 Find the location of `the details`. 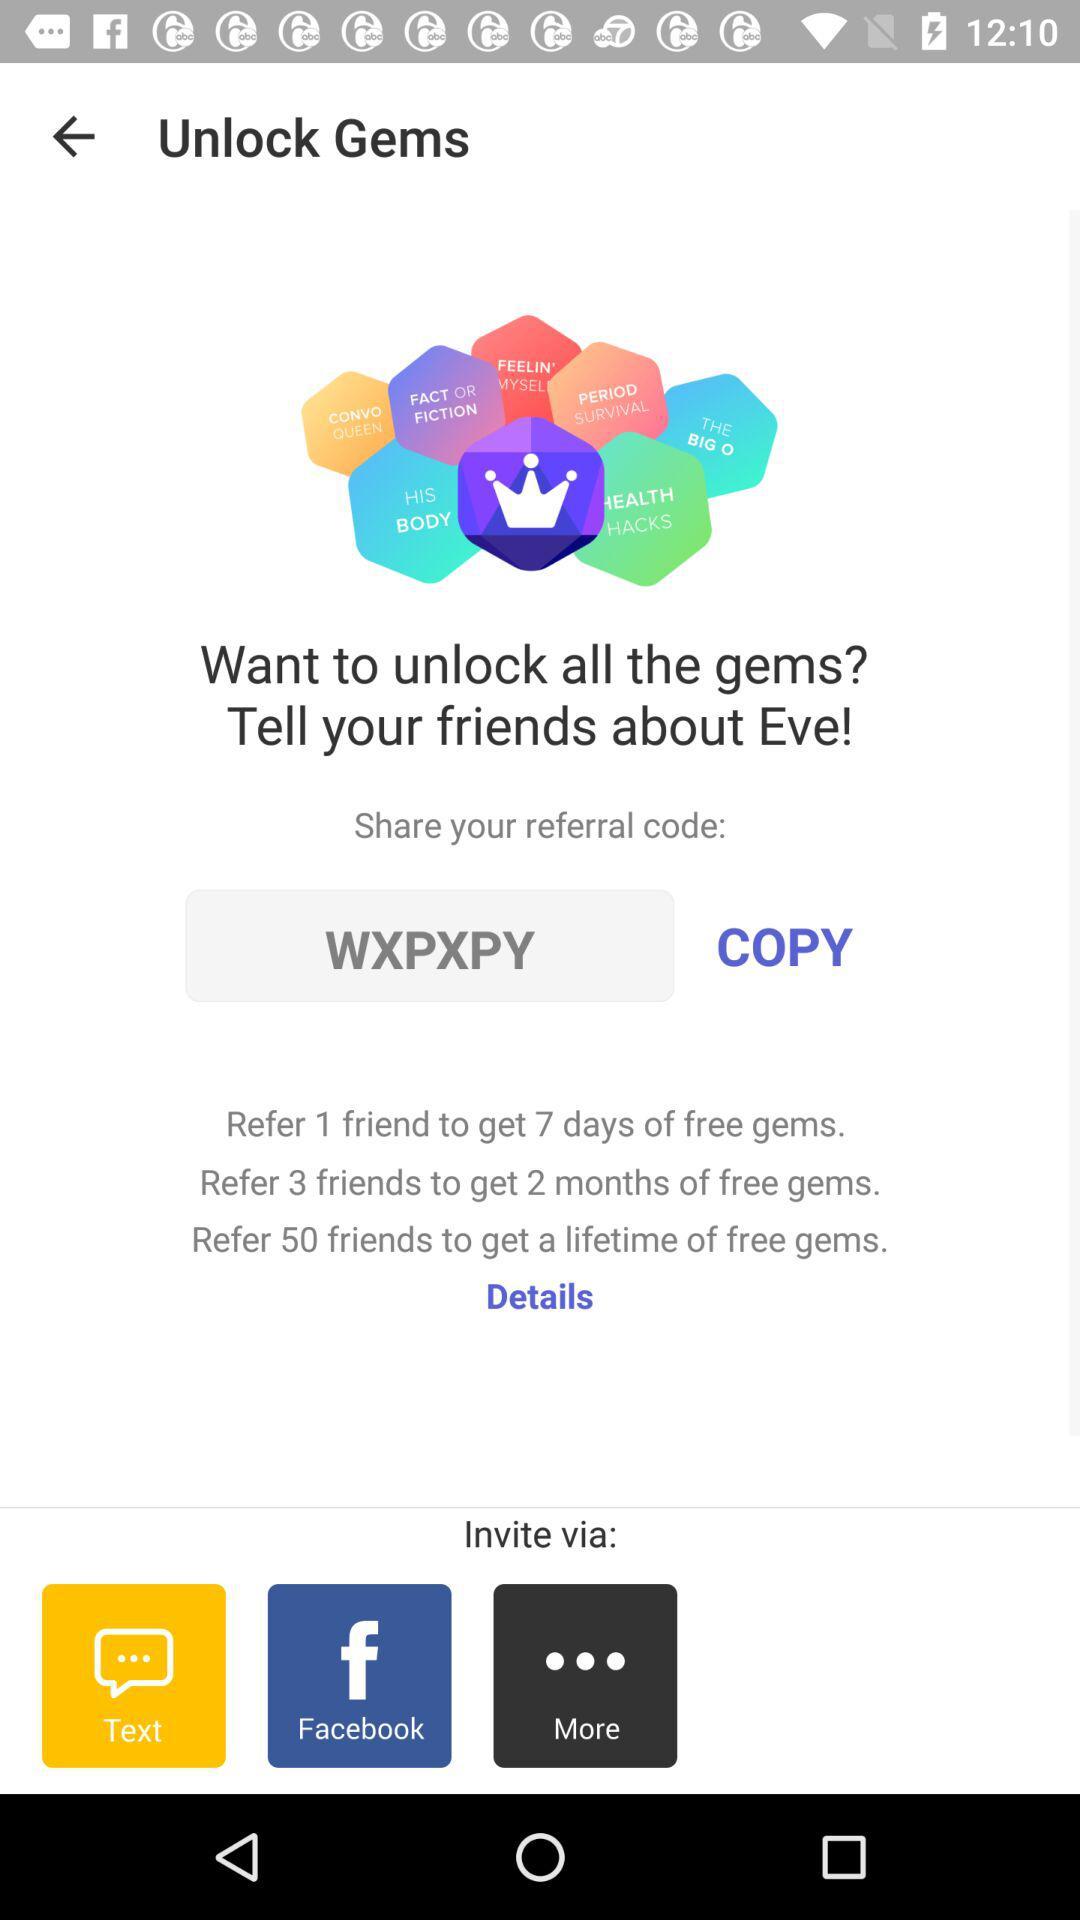

the details is located at coordinates (540, 1295).